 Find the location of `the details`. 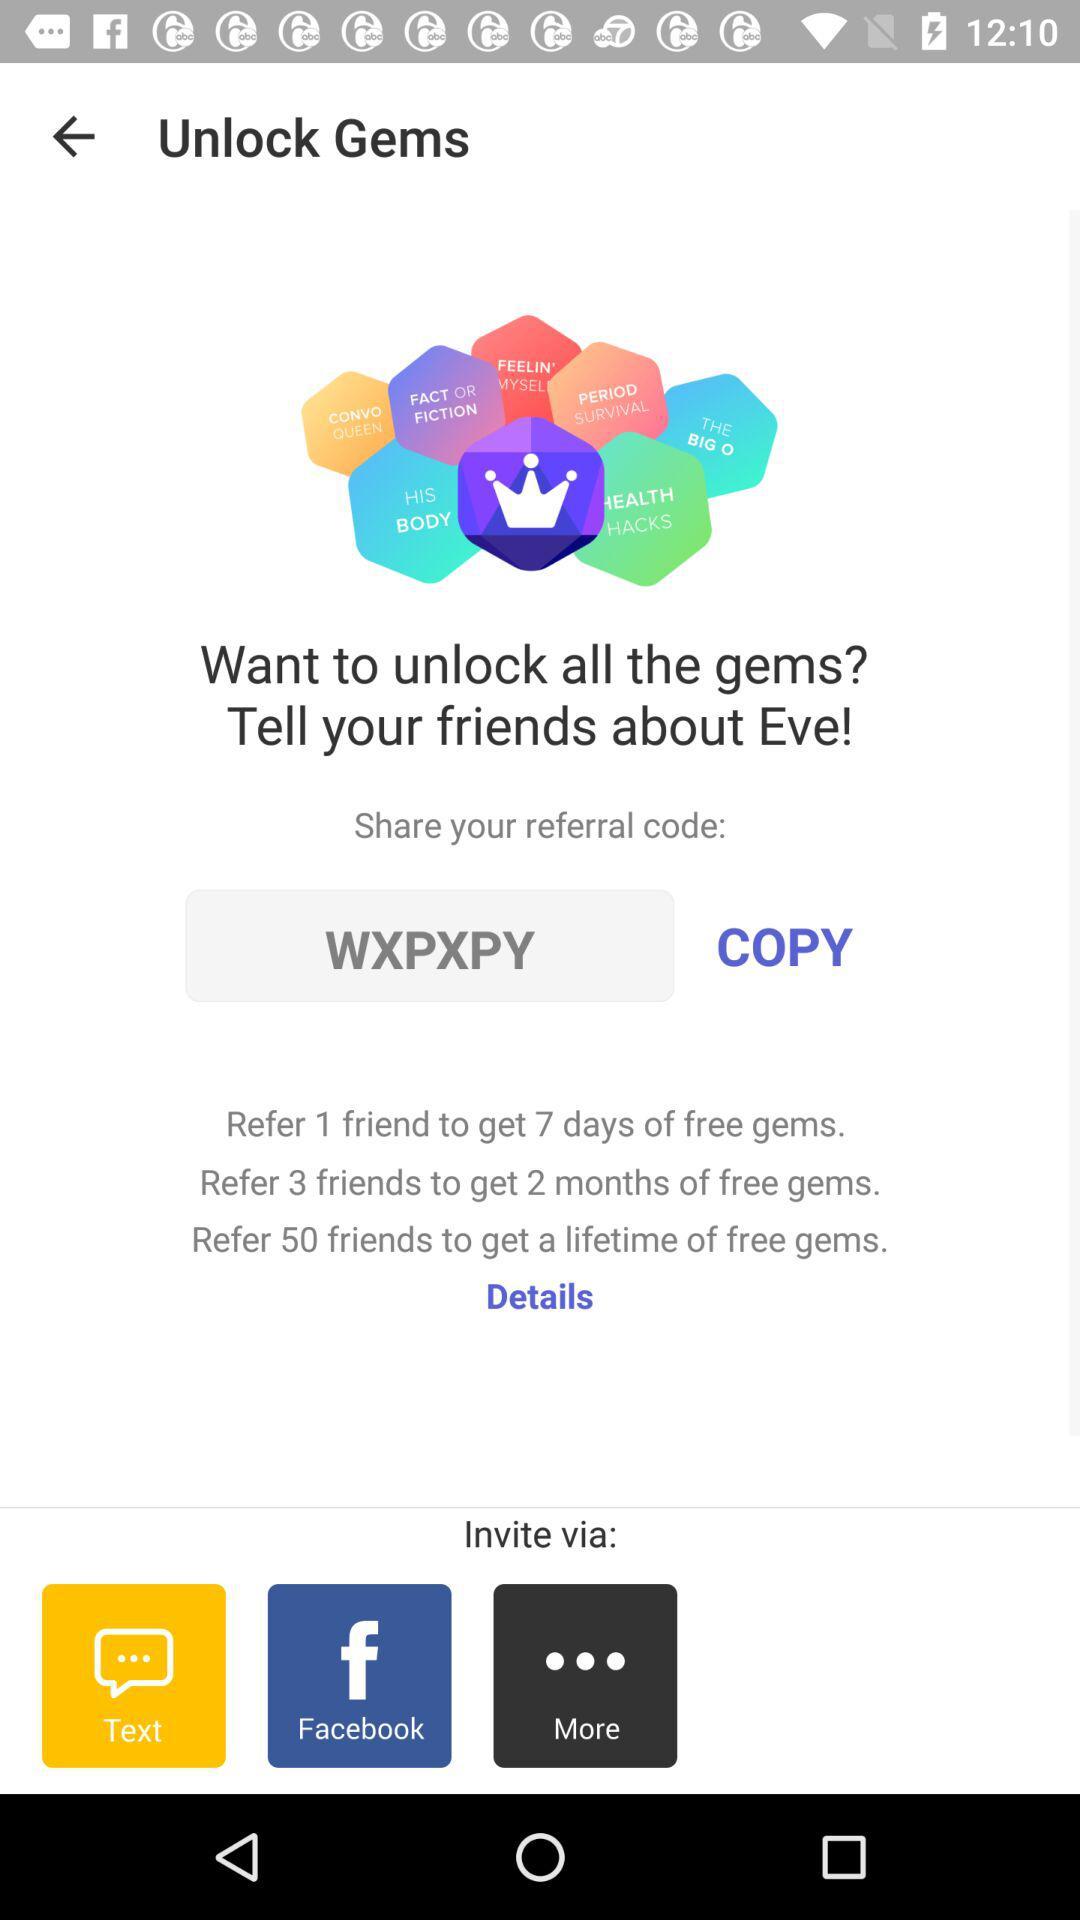

the details is located at coordinates (540, 1295).